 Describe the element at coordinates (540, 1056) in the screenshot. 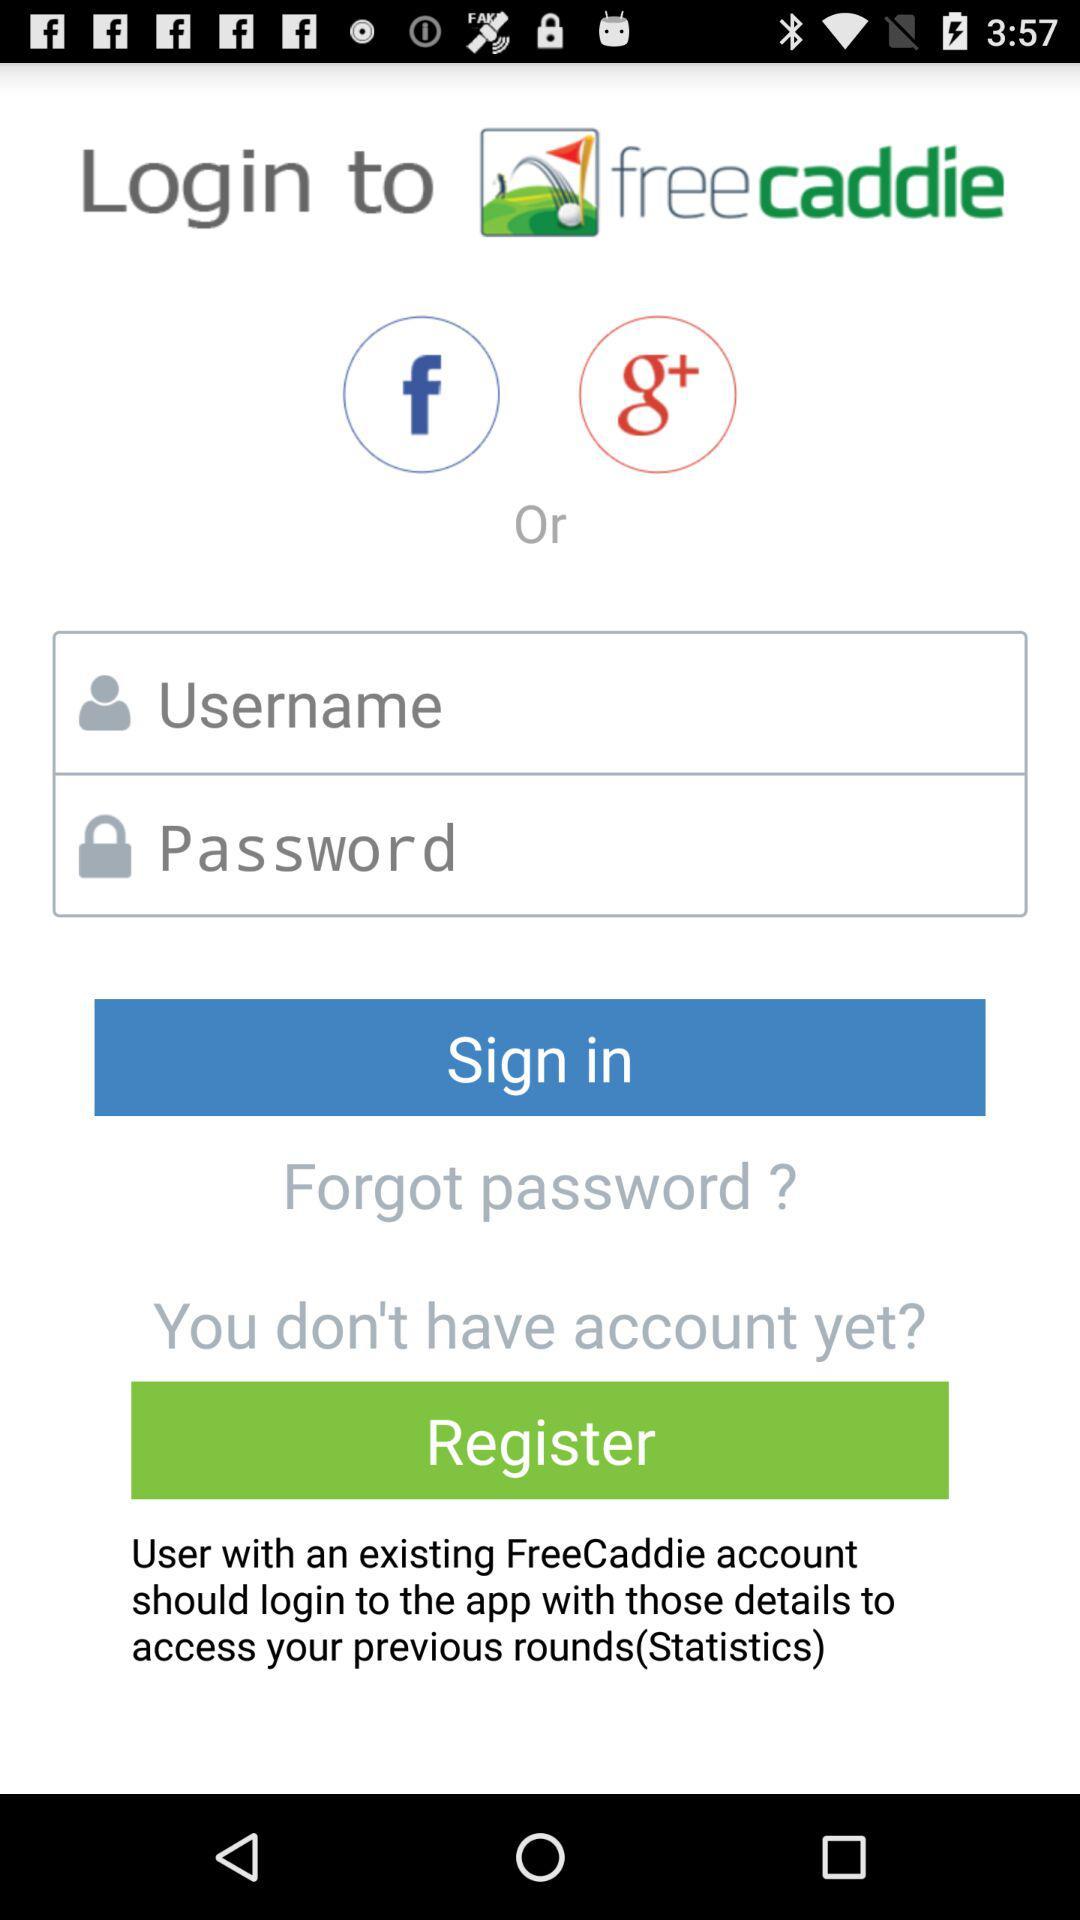

I see `sign in icon` at that location.